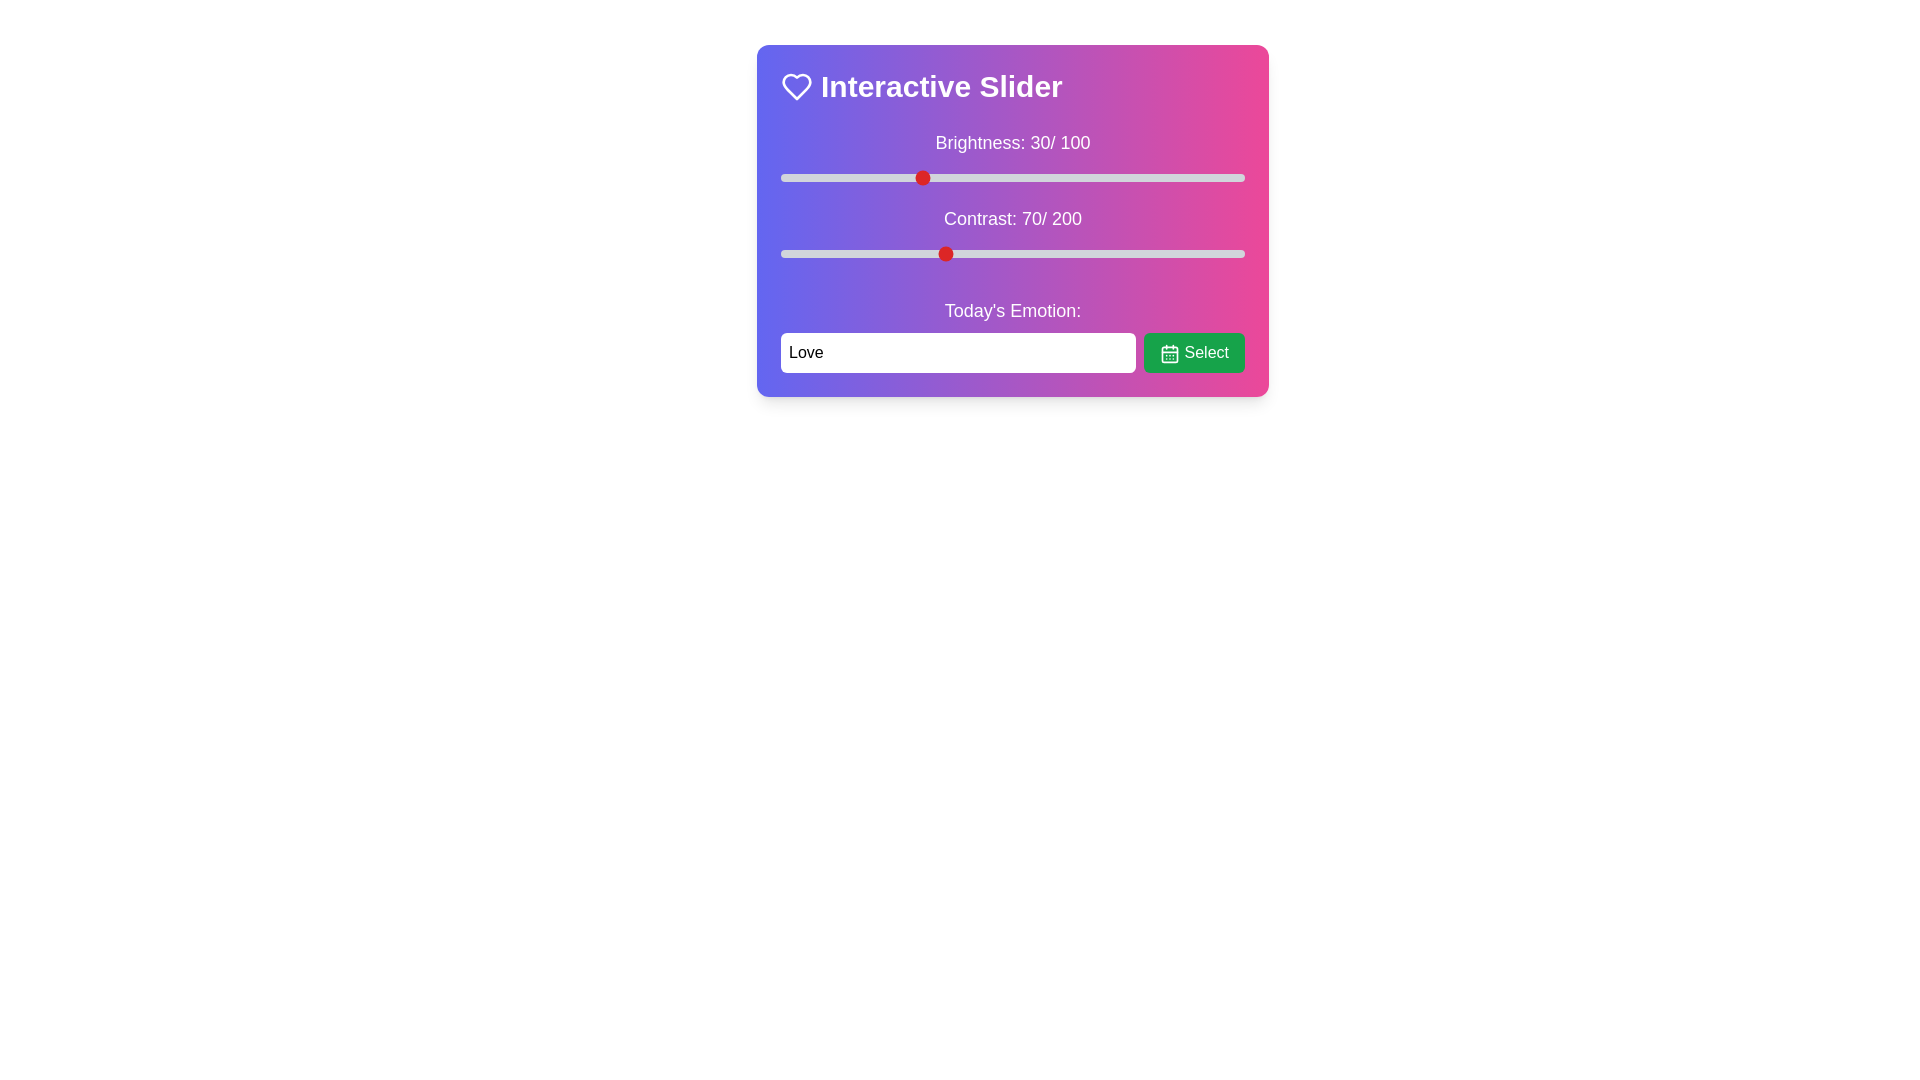 Image resolution: width=1920 pixels, height=1080 pixels. Describe the element at coordinates (933, 176) in the screenshot. I see `the brightness slider to 33%` at that location.